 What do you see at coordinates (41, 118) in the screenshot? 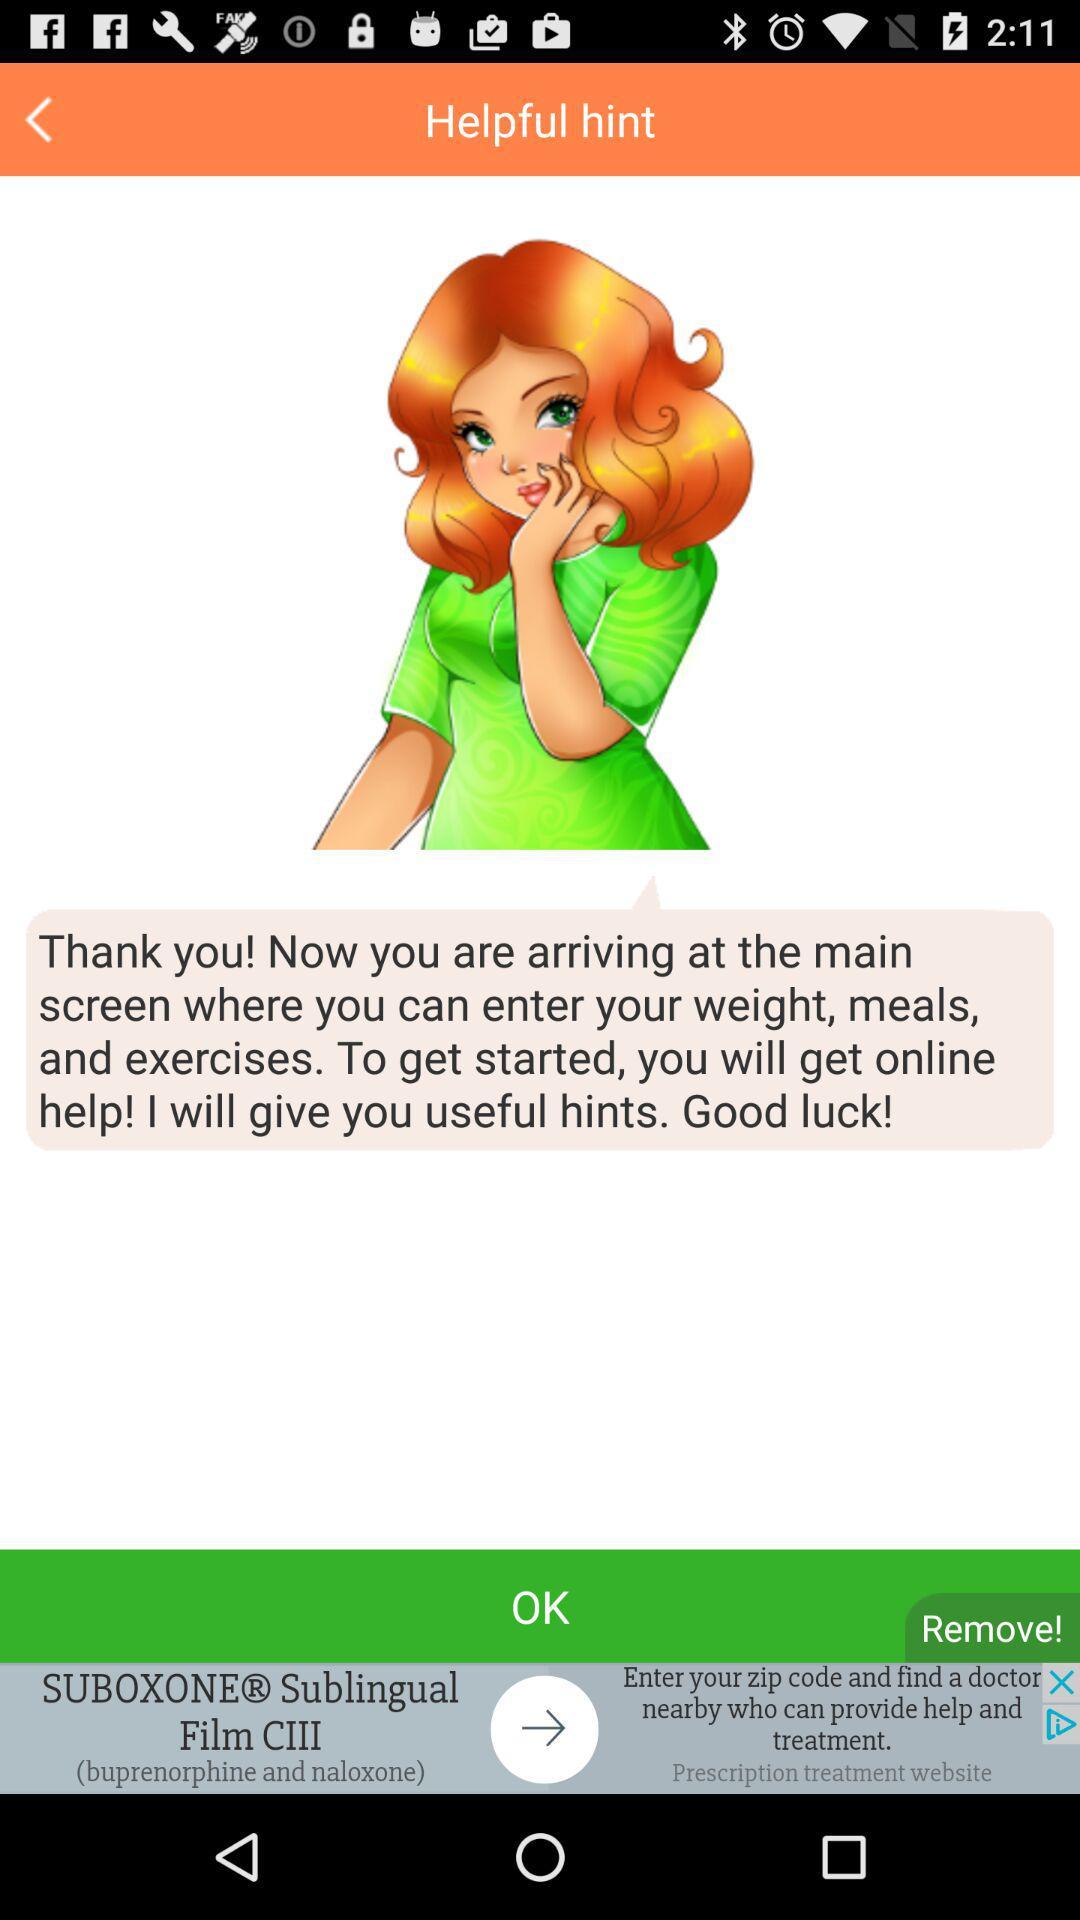
I see `previous button` at bounding box center [41, 118].